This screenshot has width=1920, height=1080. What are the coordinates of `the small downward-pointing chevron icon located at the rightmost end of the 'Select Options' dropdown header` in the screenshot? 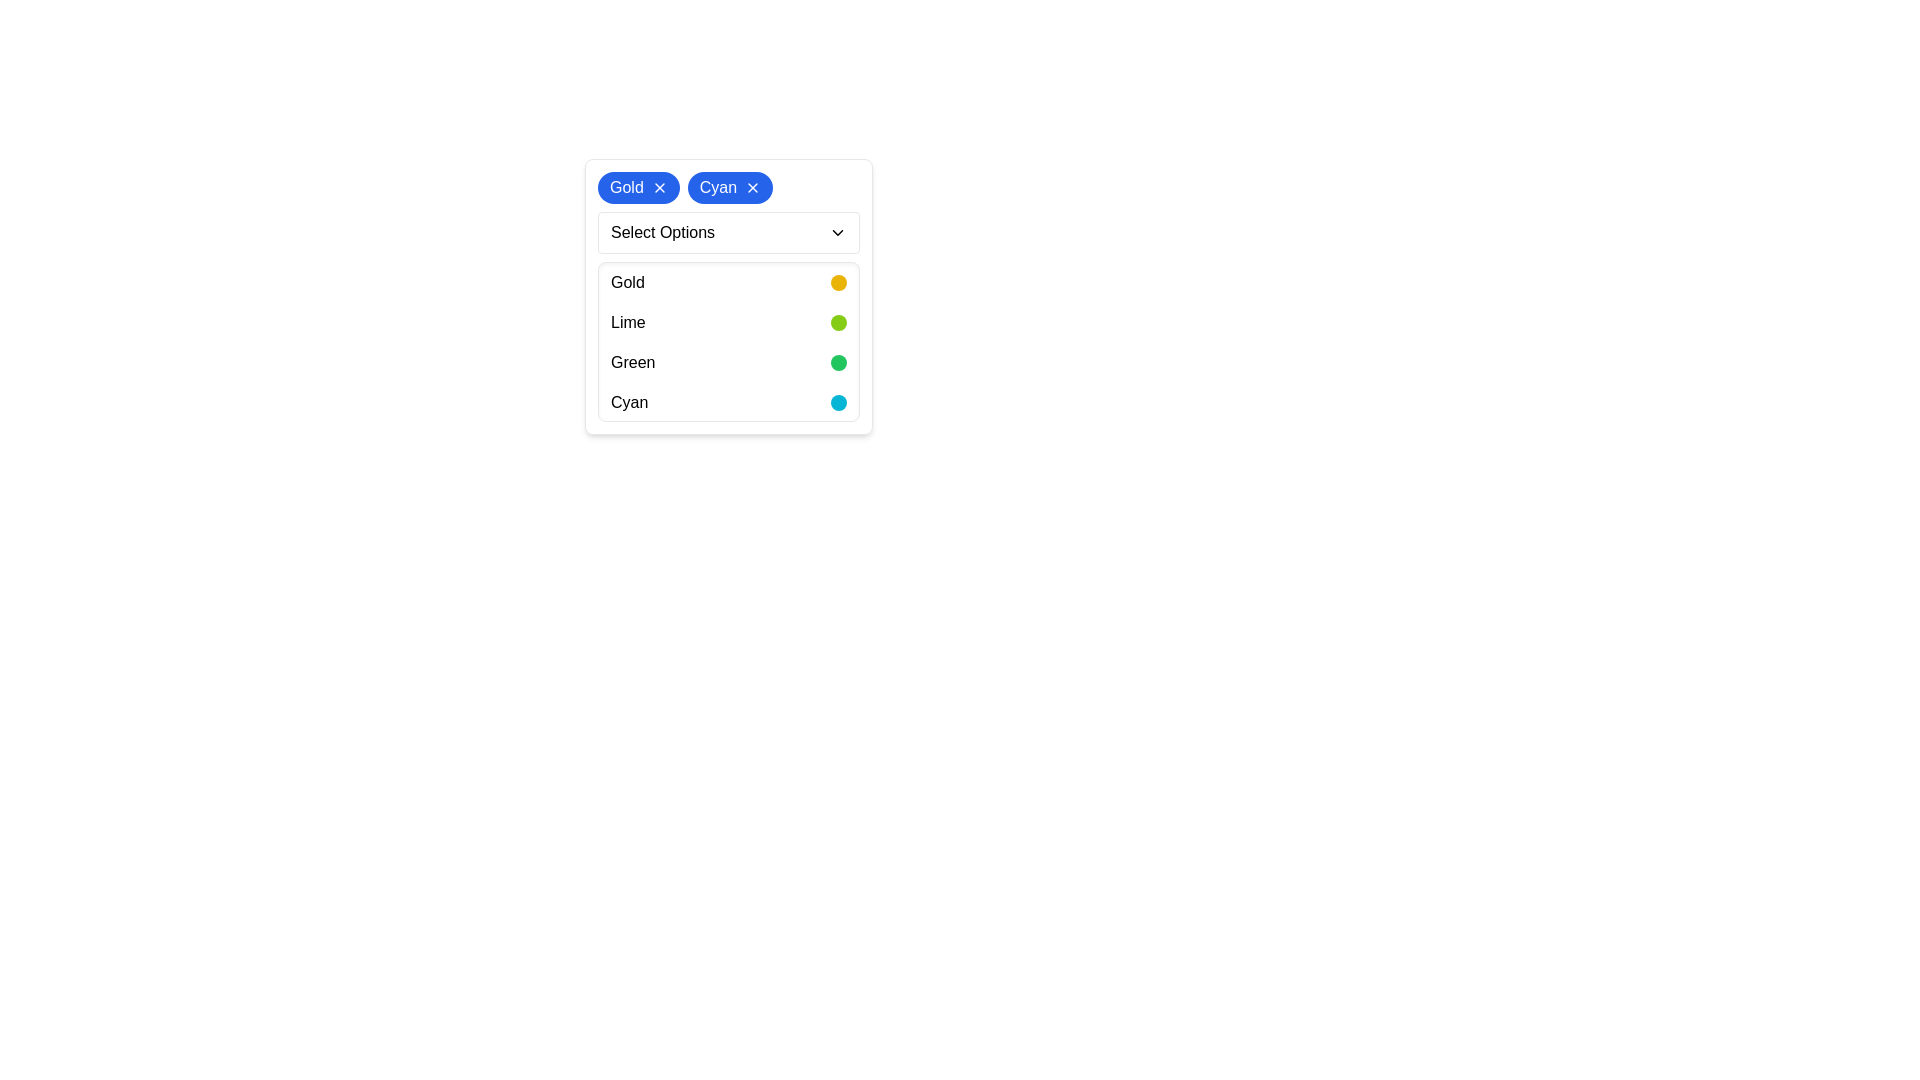 It's located at (838, 231).